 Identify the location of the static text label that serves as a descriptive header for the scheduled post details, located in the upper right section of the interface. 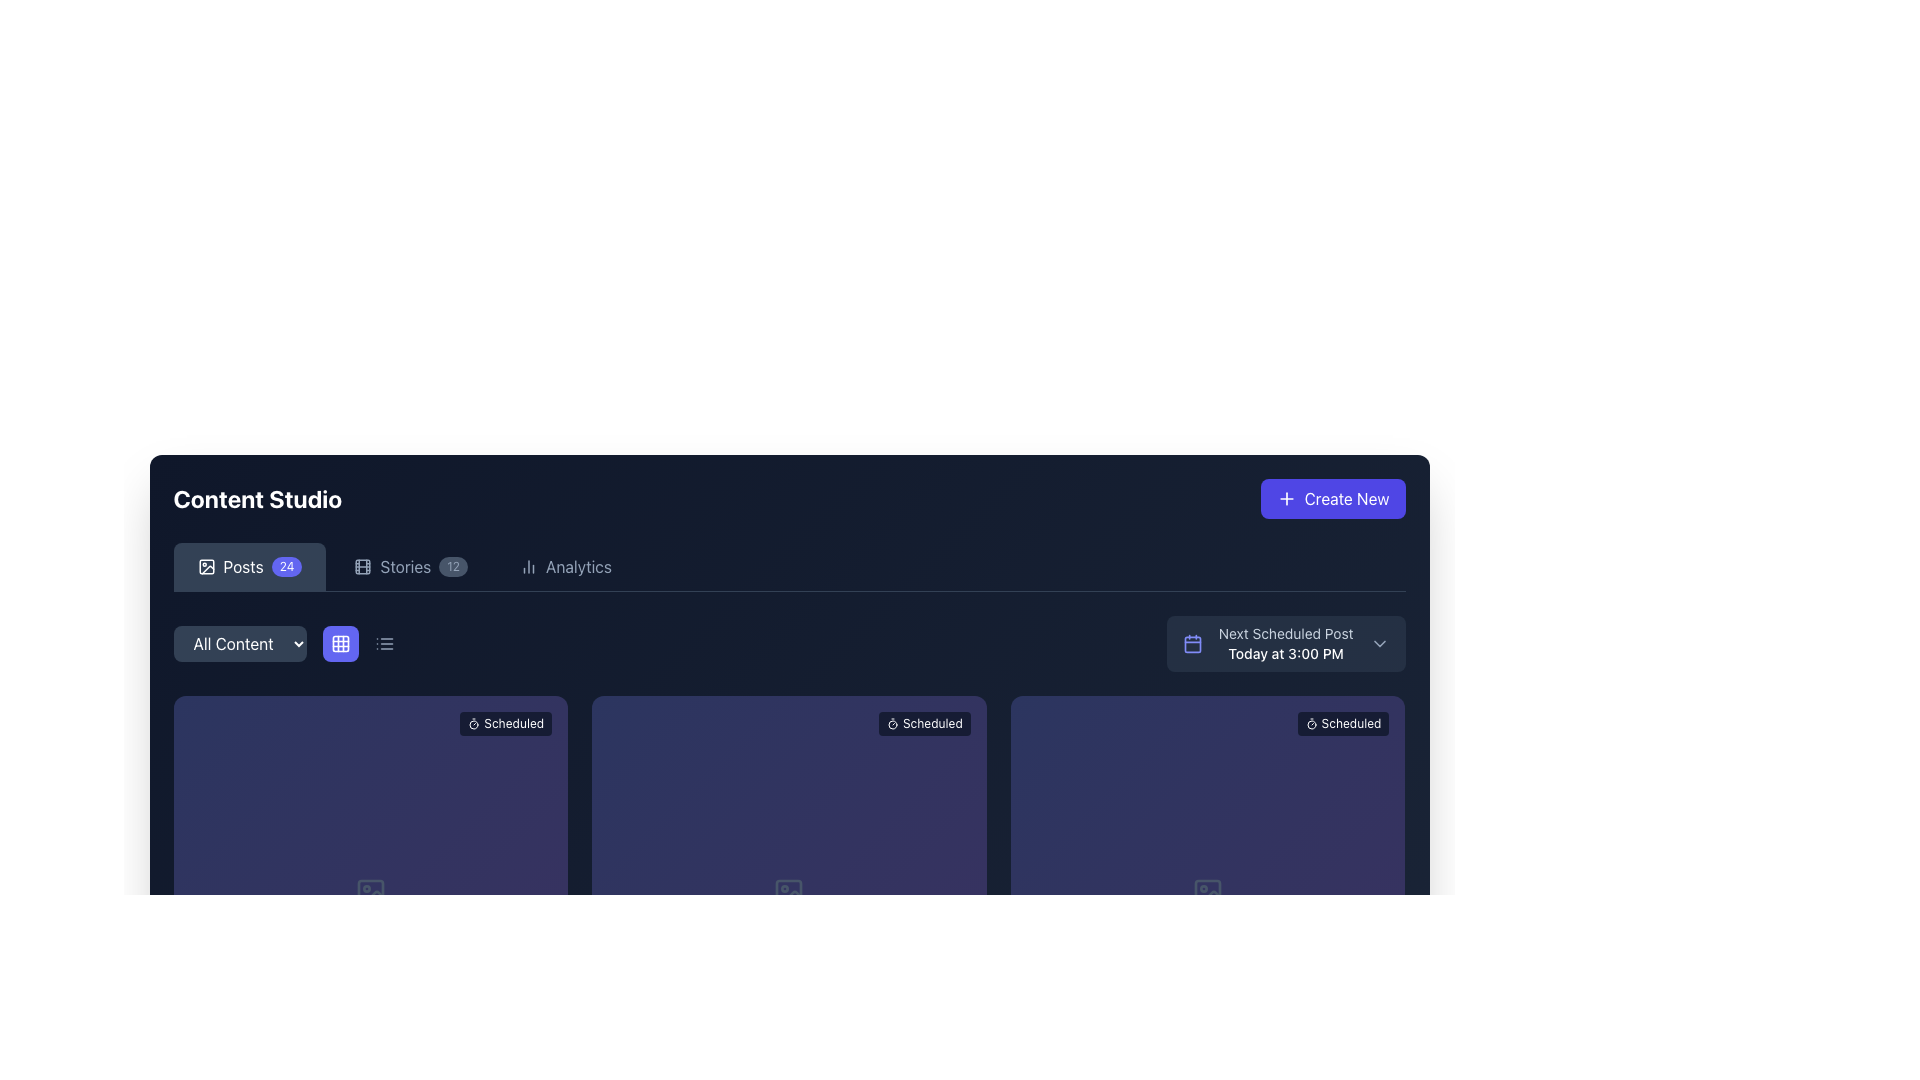
(1286, 633).